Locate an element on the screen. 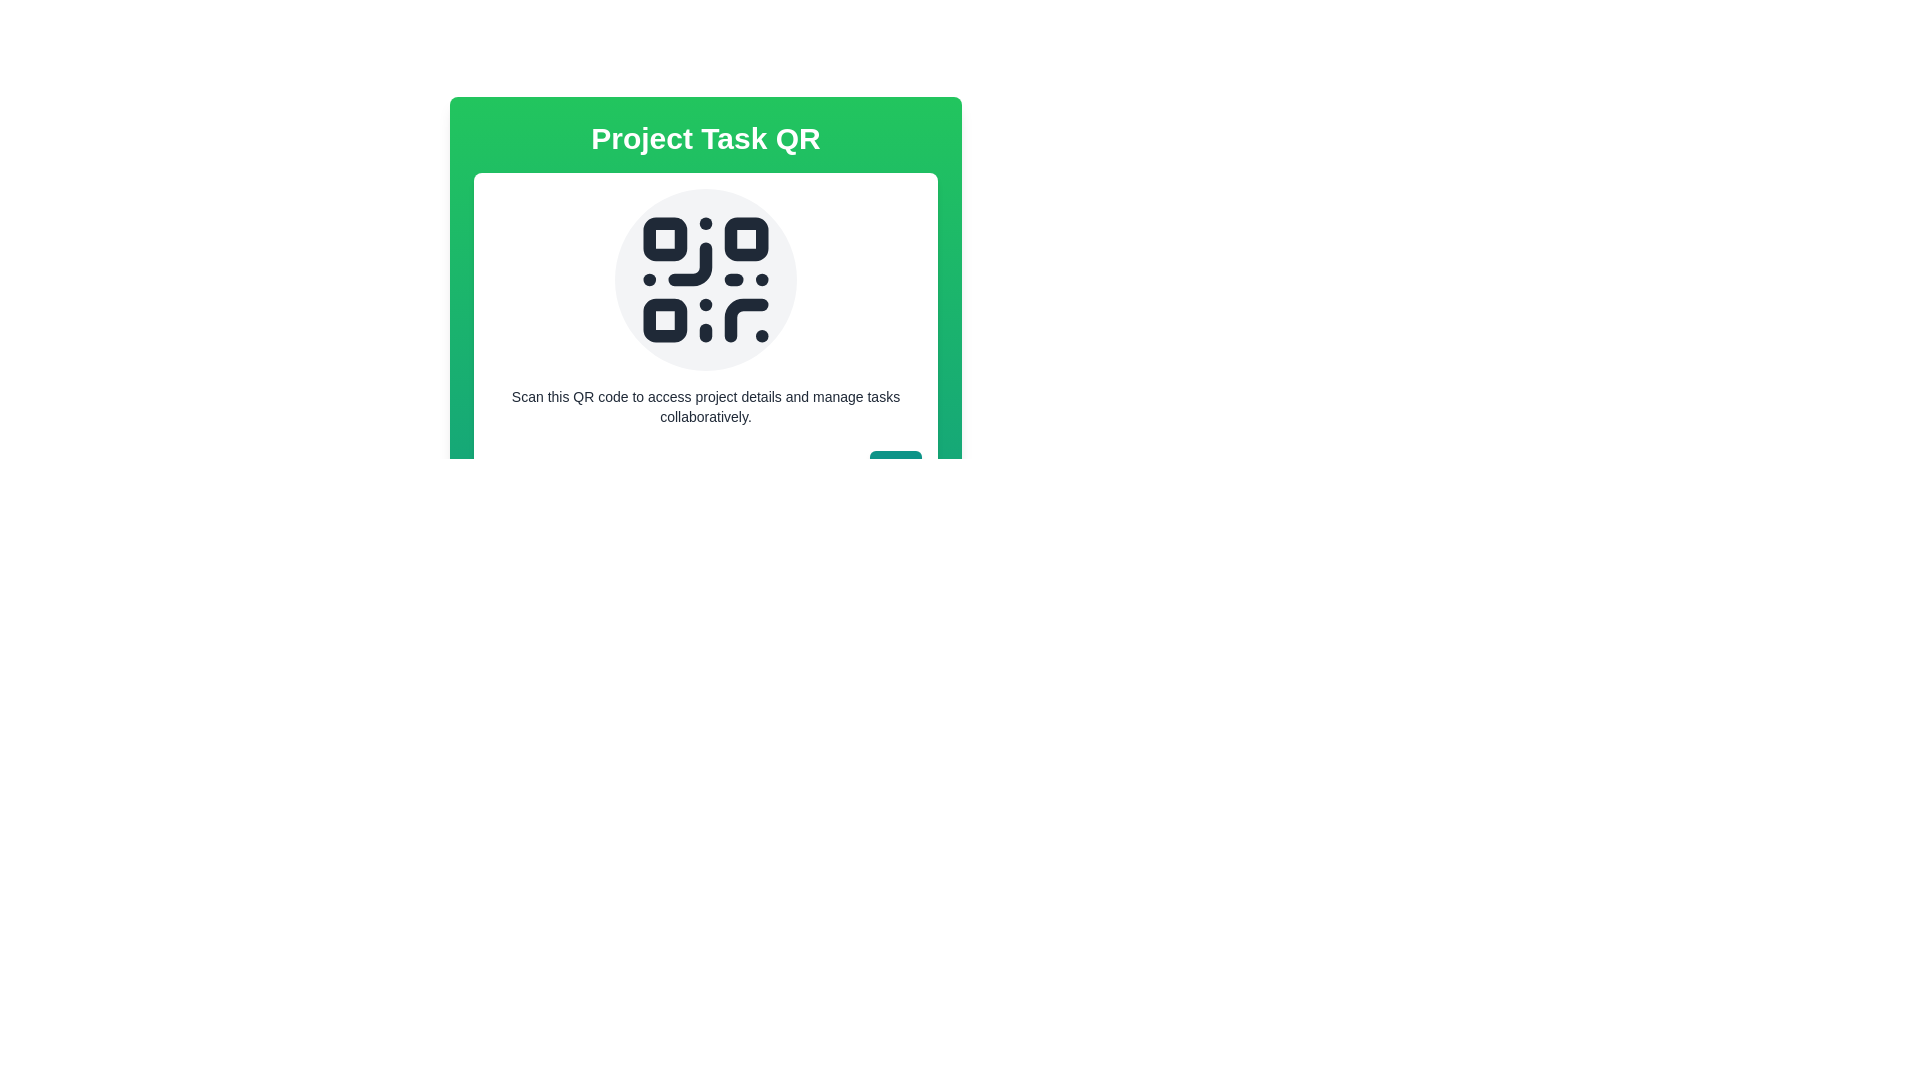 Image resolution: width=1920 pixels, height=1080 pixels. the title text at the top of the card component, which serves as a clear label for its purpose is located at coordinates (705, 137).